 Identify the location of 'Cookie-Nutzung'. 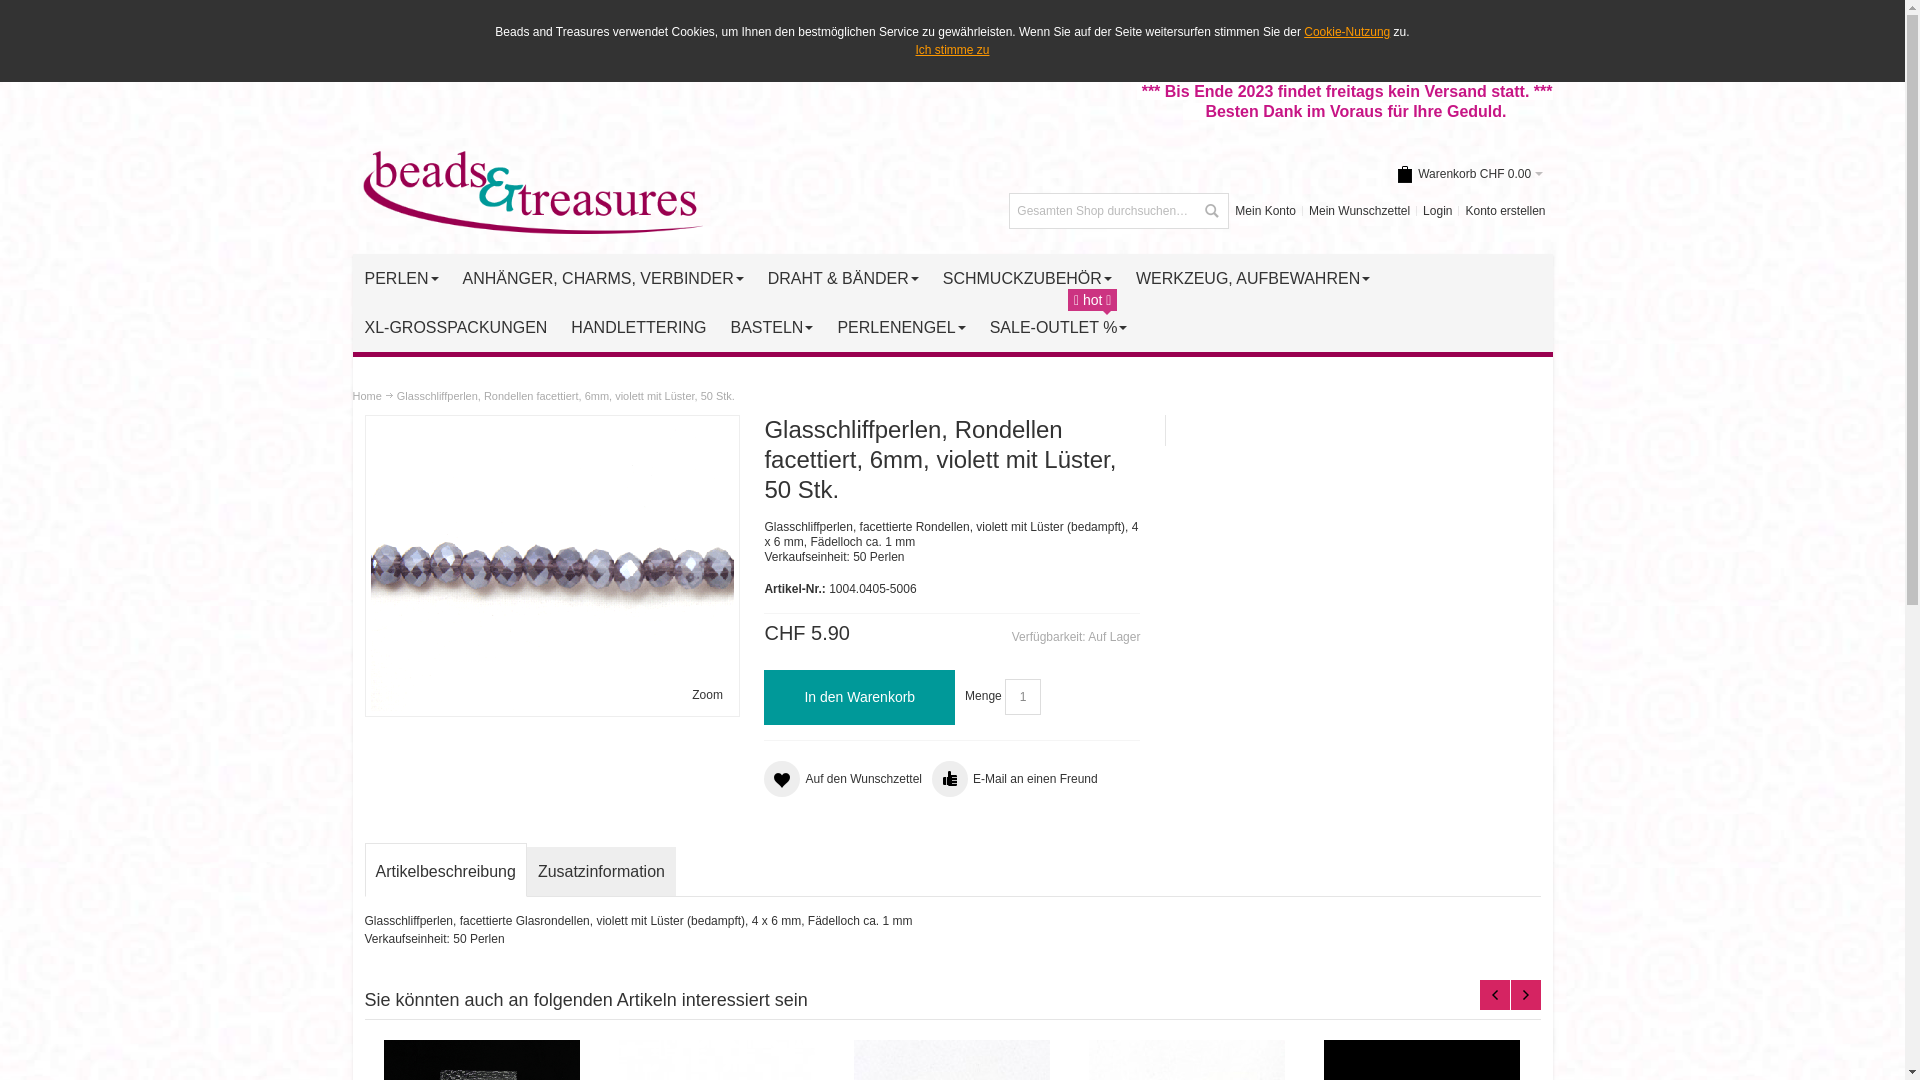
(1347, 31).